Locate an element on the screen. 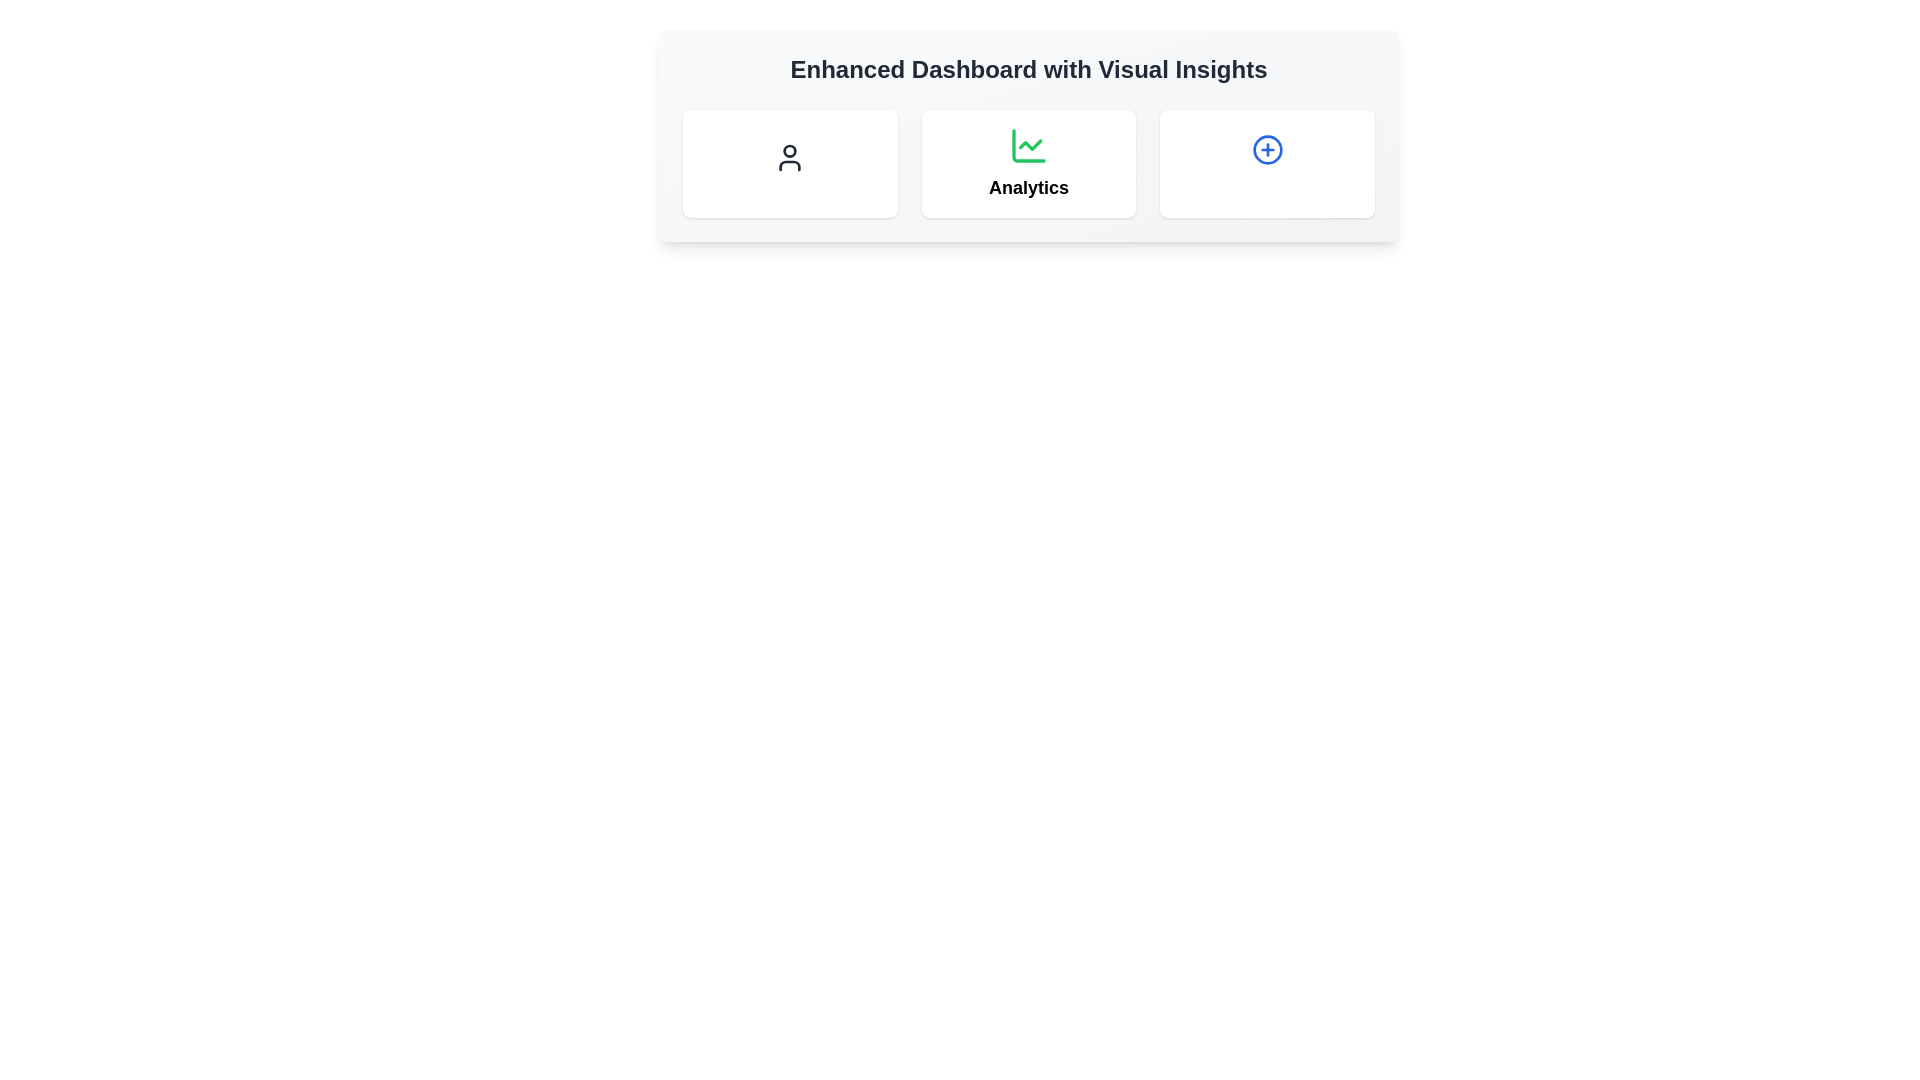  the analytics icon located in the central area of the top section, above the text label 'Analytics' is located at coordinates (1028, 145).